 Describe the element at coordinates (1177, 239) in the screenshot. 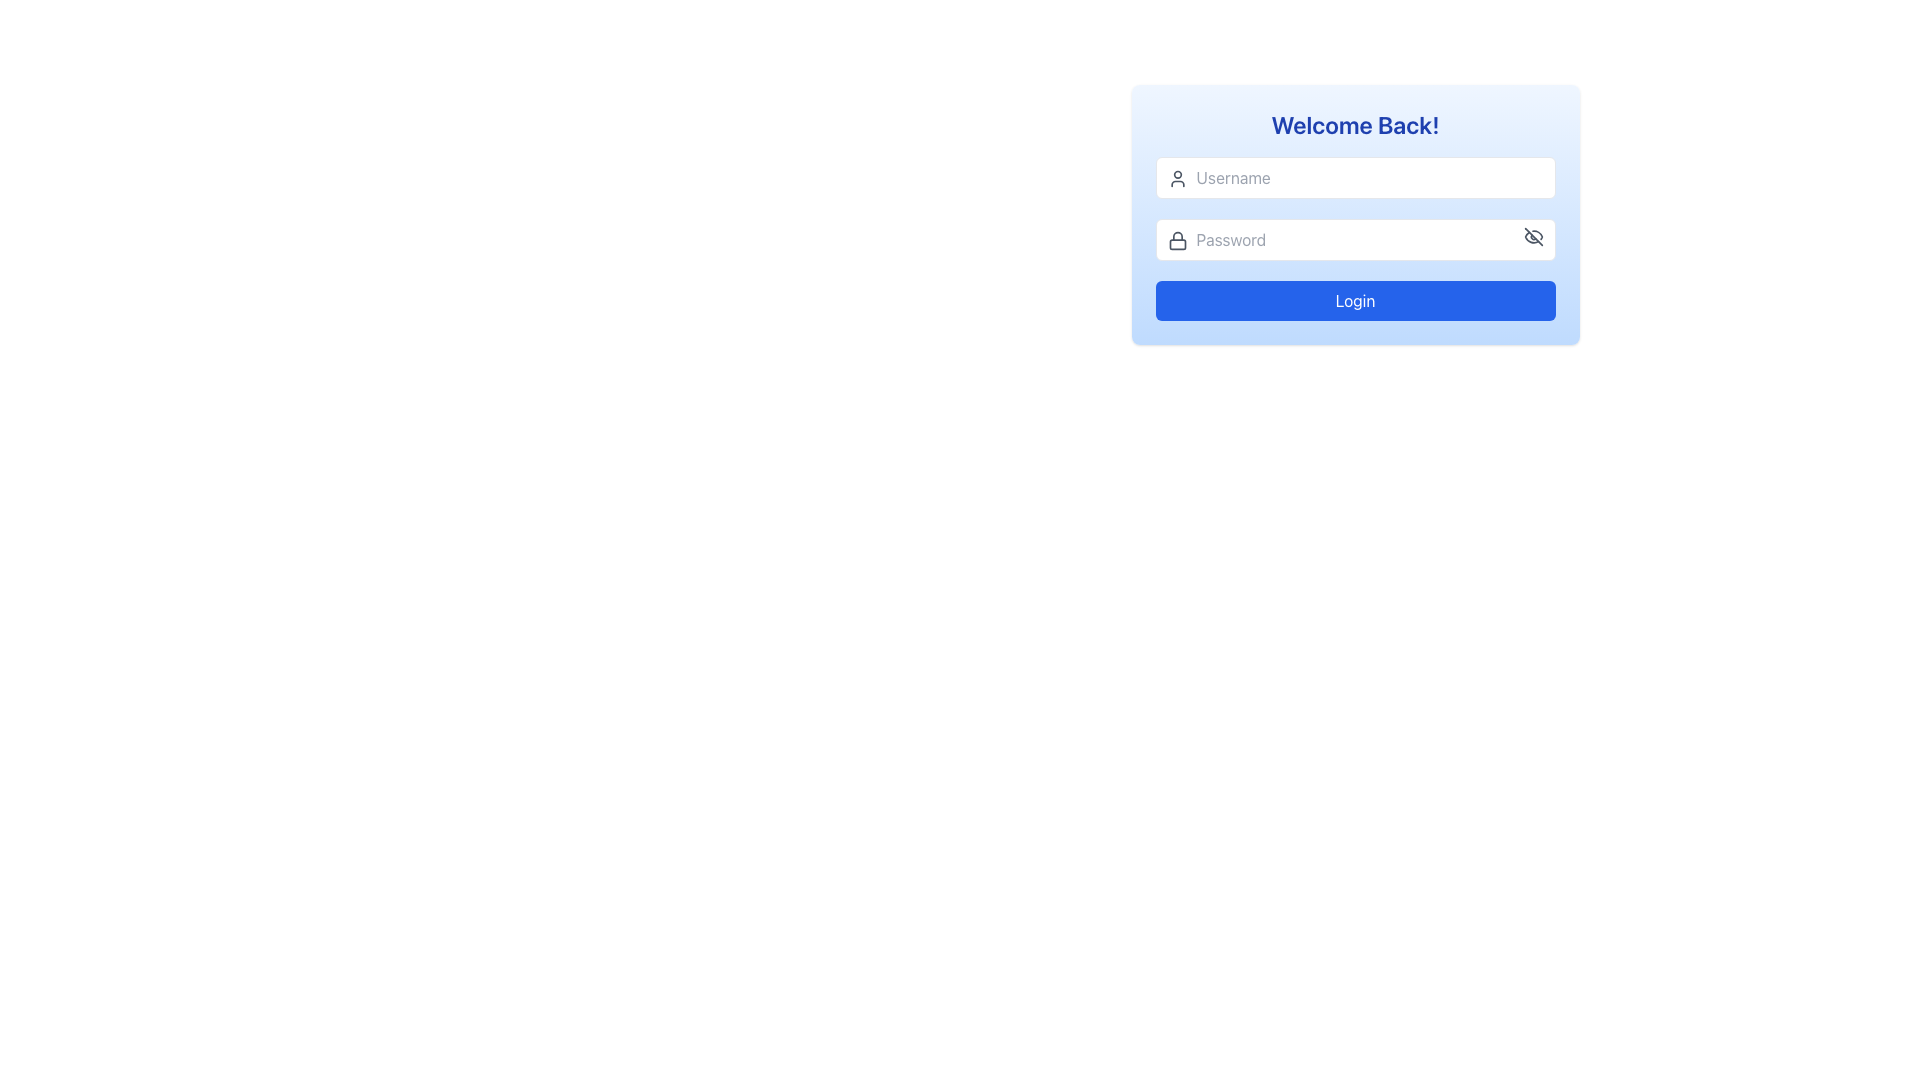

I see `the lock icon located to the immediate left of the password input field on the login form, which visually indicates the security of the input` at that location.